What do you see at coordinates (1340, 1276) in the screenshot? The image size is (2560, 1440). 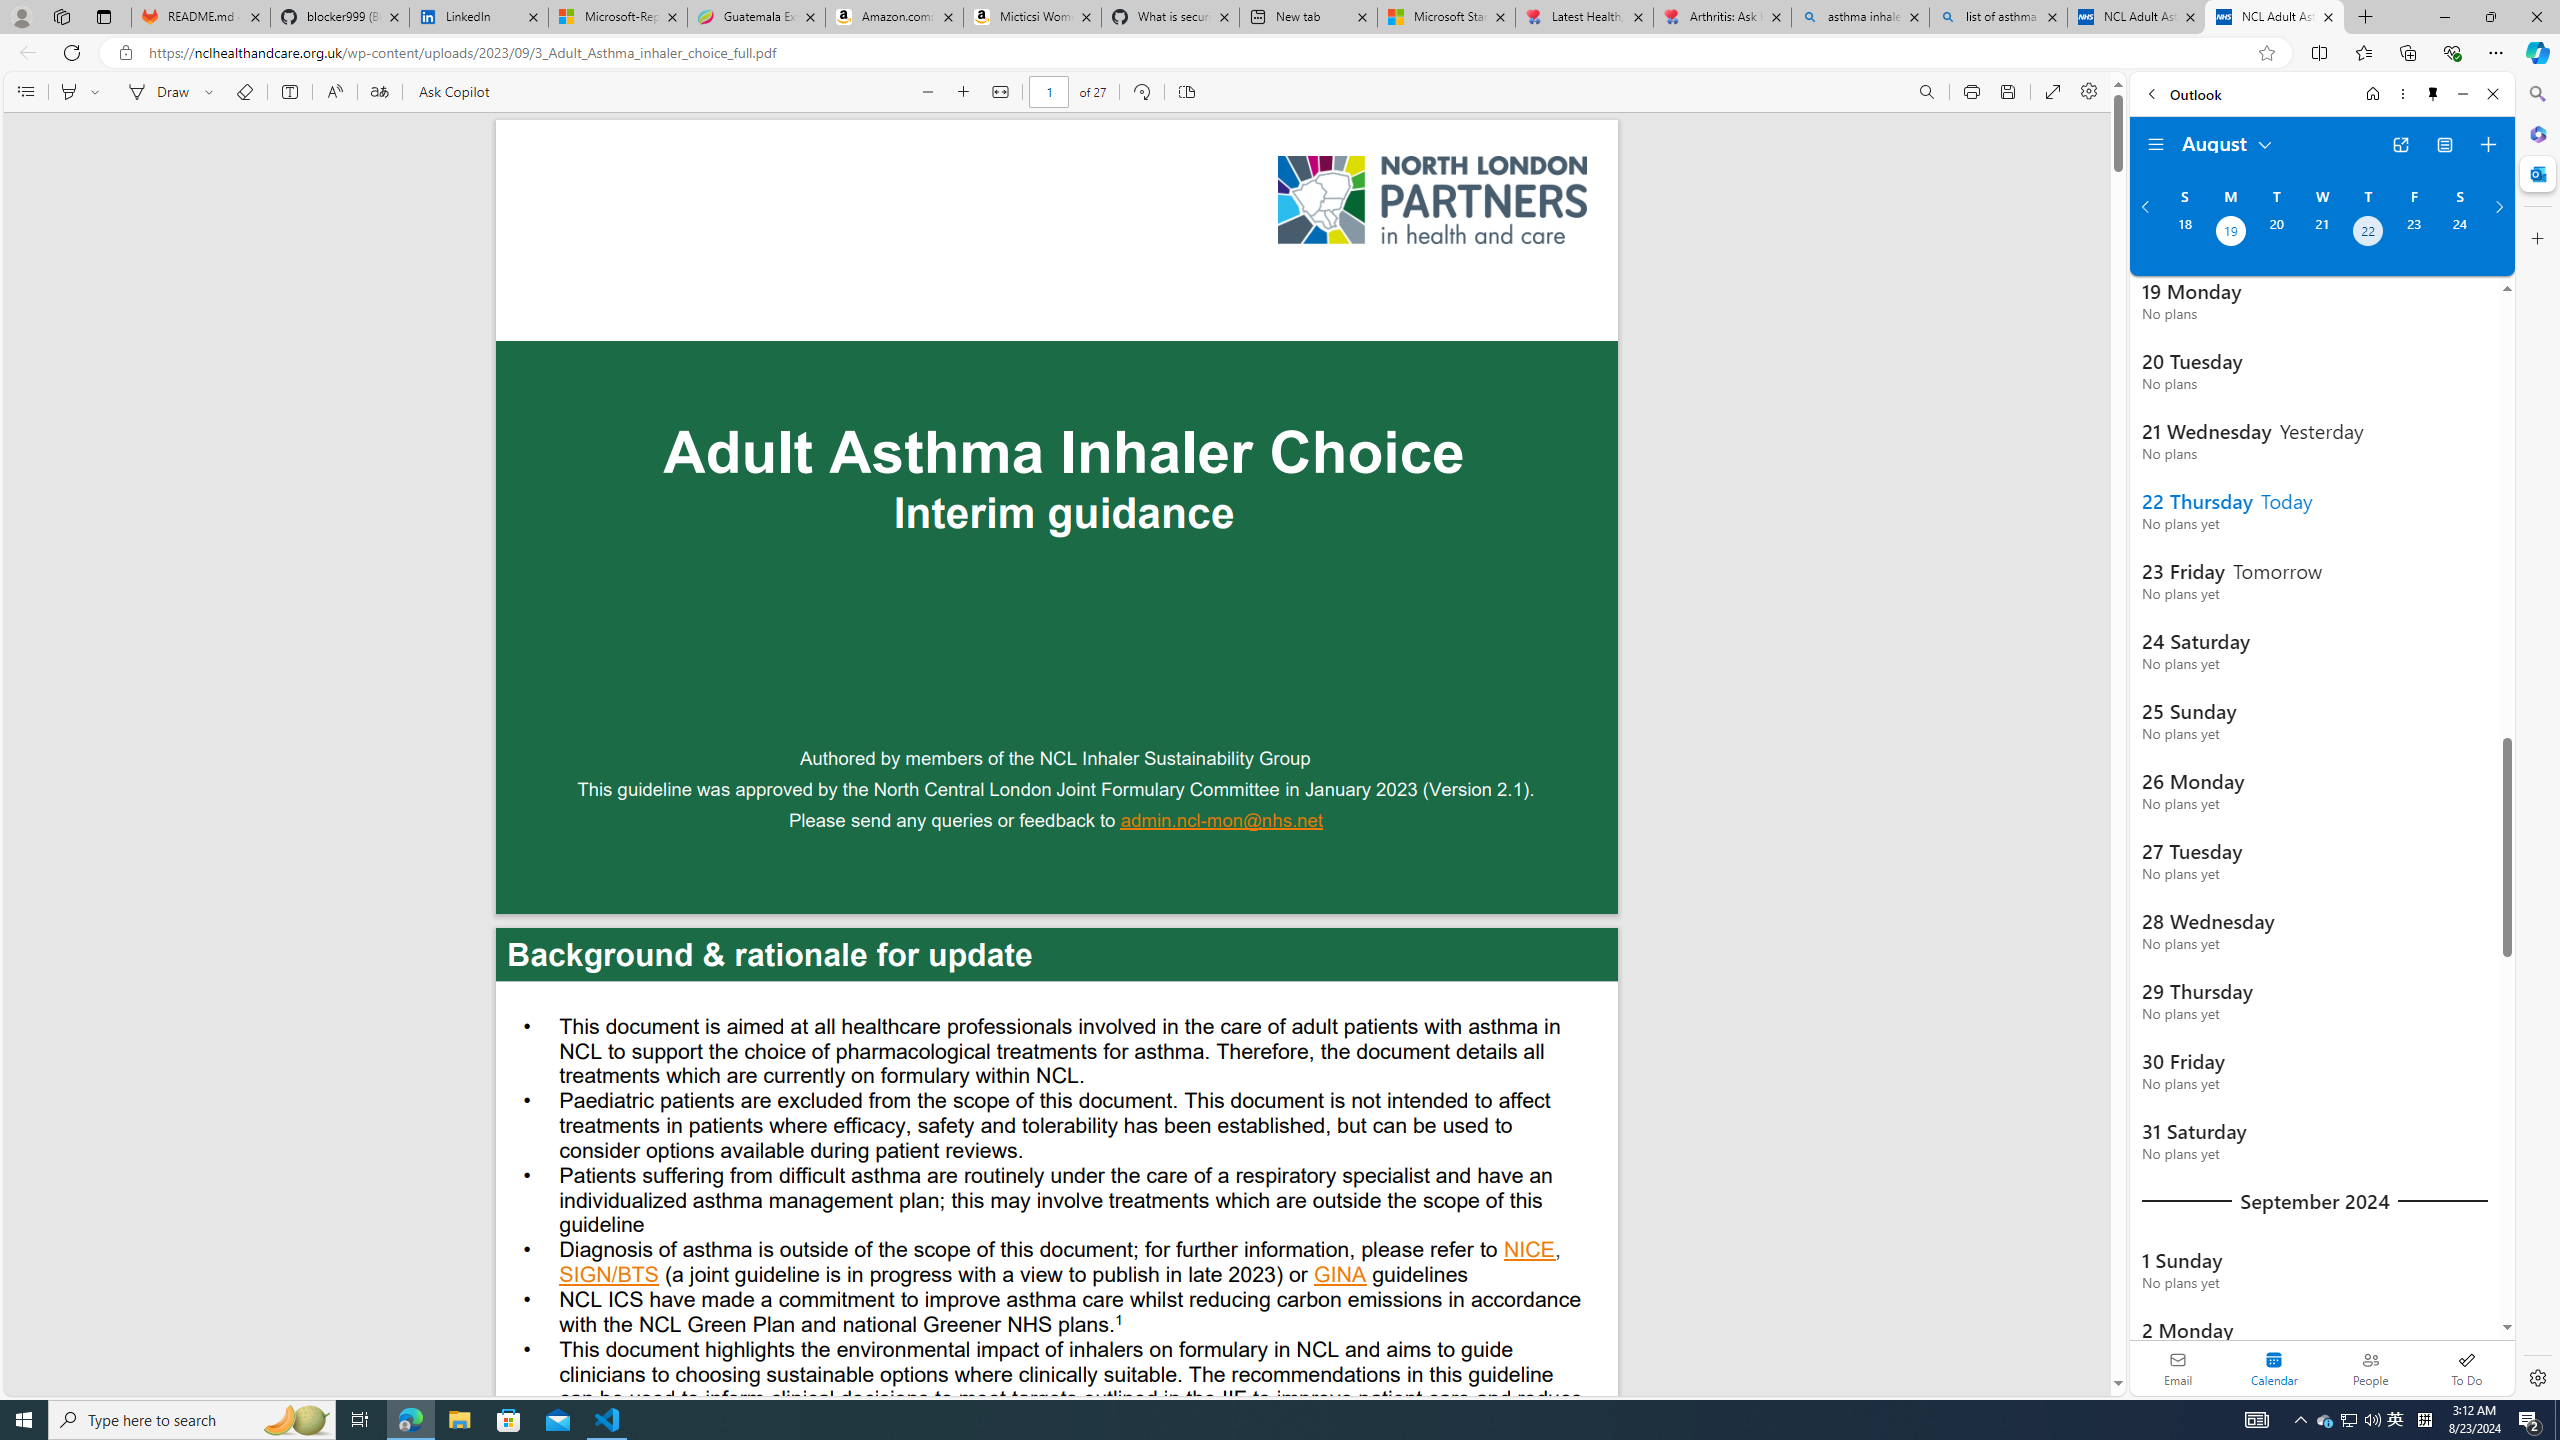 I see `'GINA '` at bounding box center [1340, 1276].